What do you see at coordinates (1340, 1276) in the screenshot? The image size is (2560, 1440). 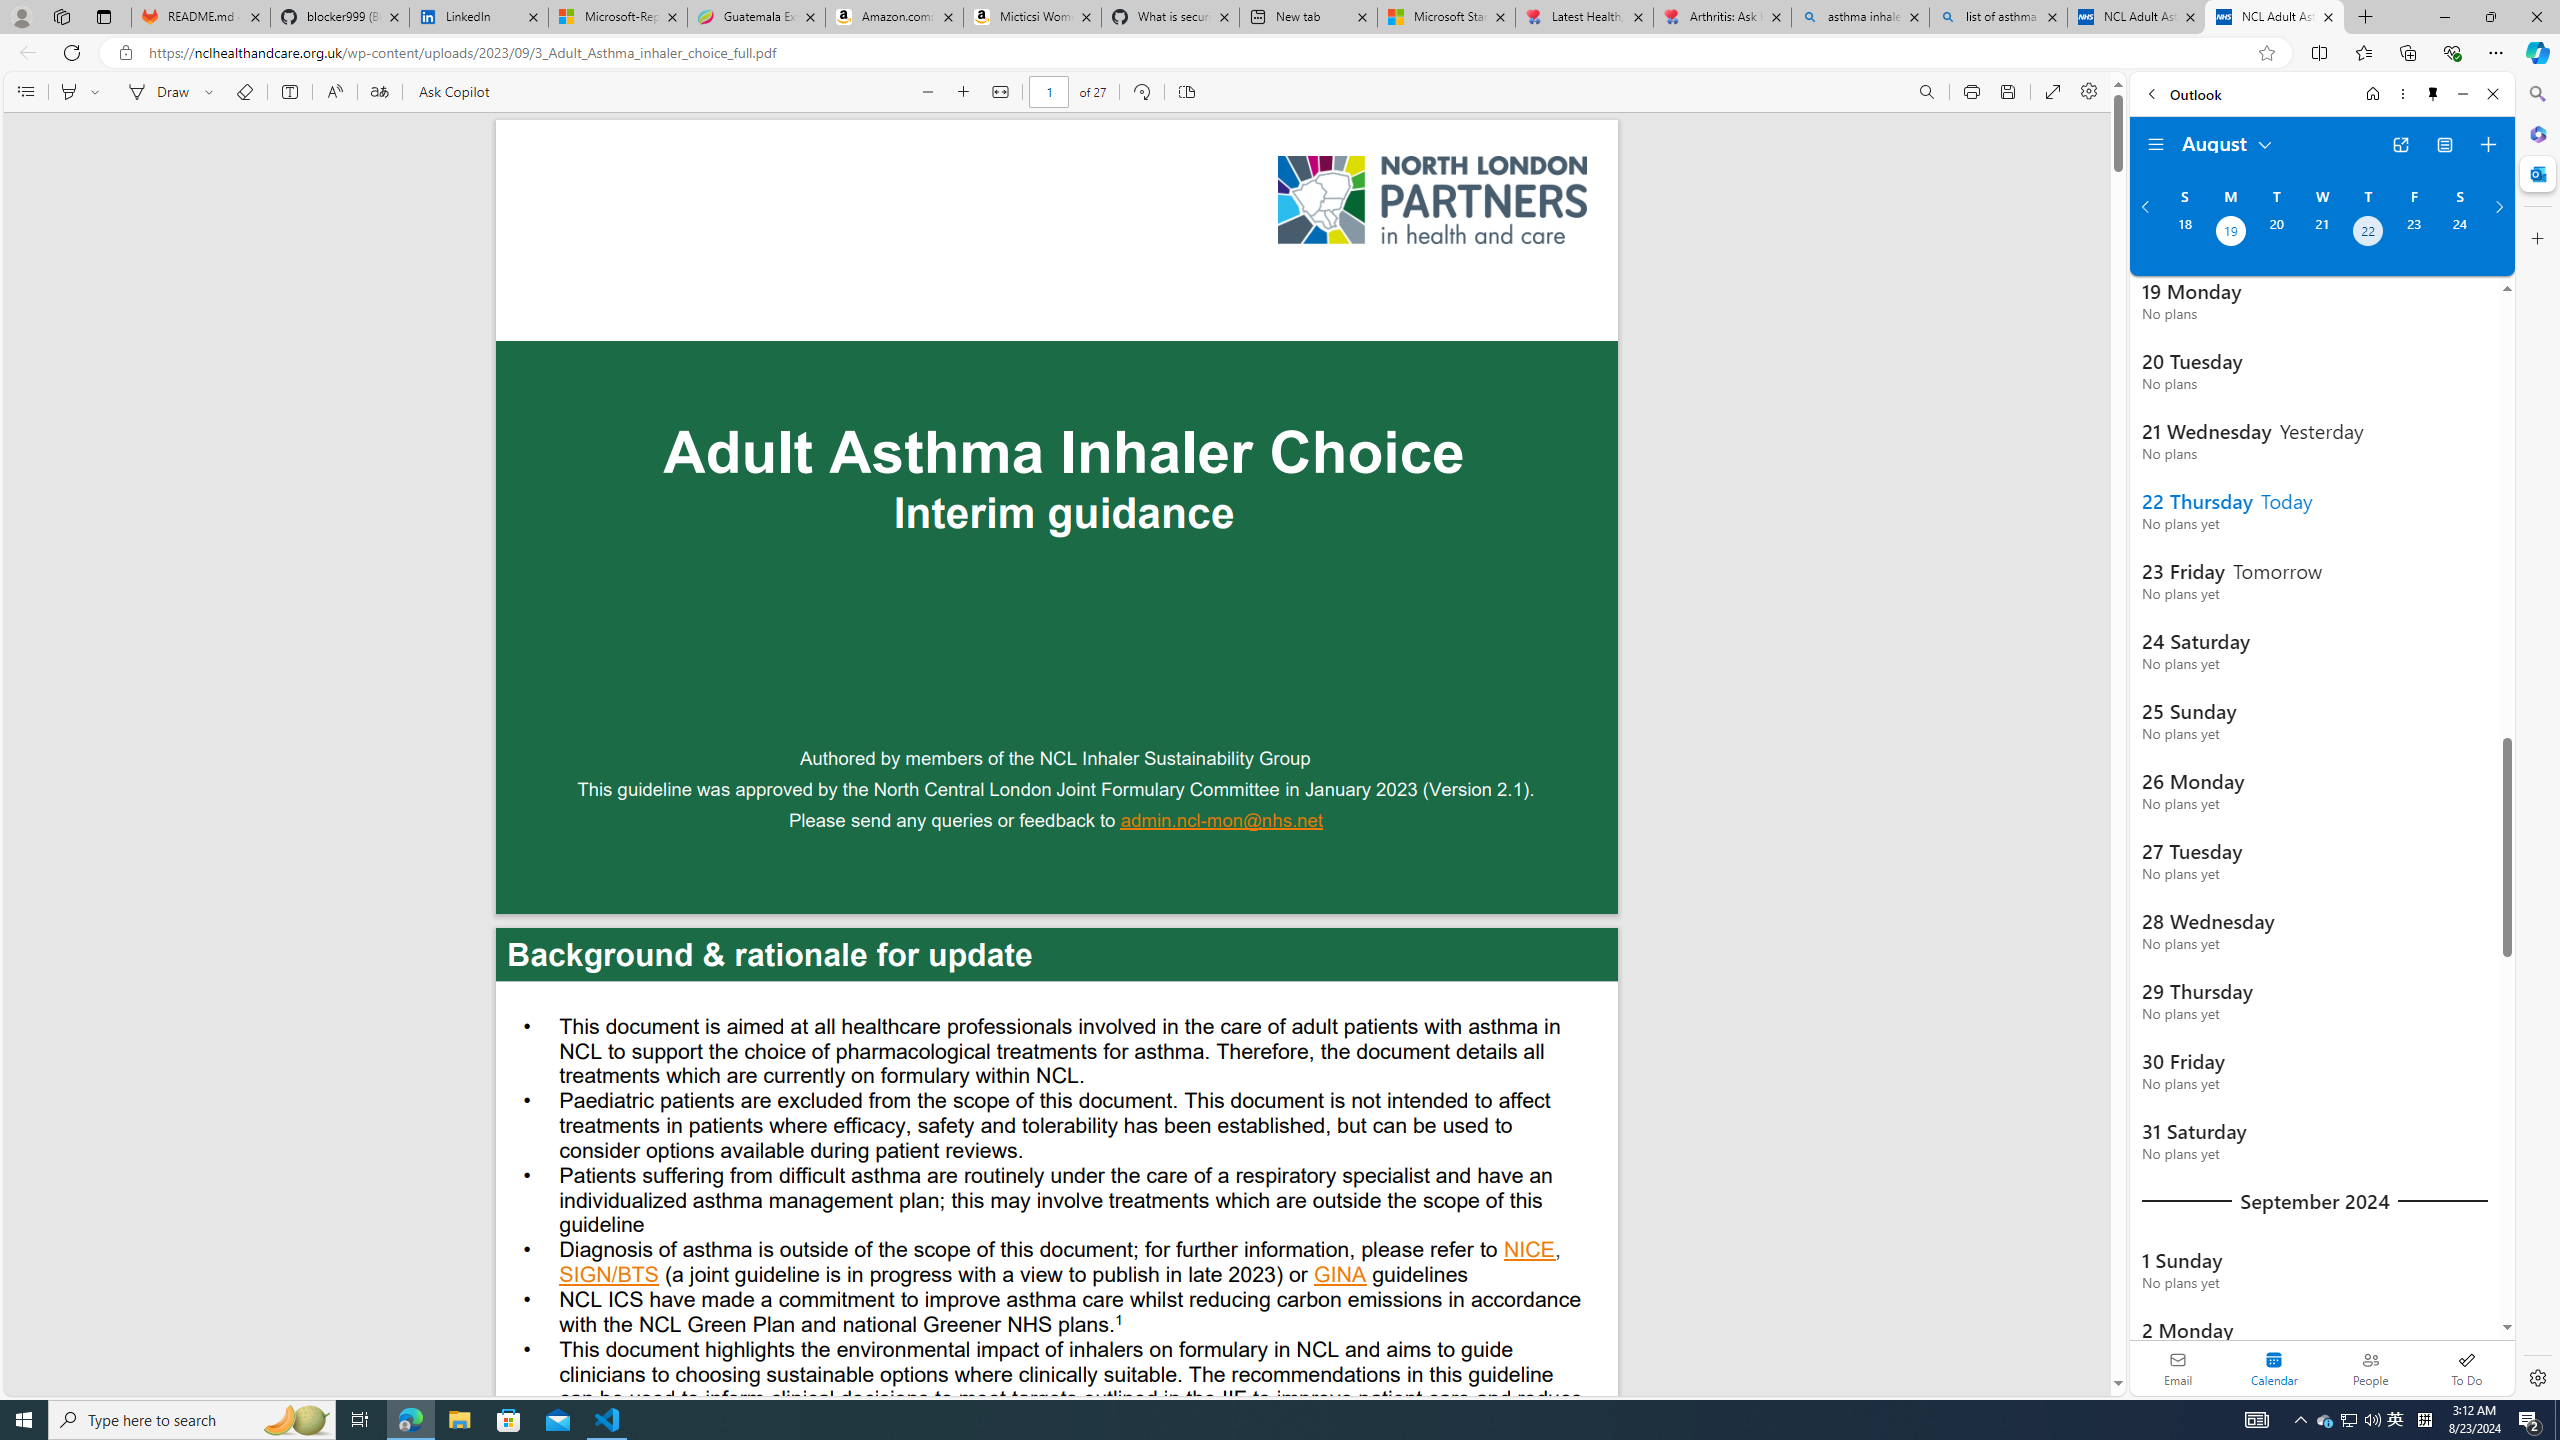 I see `'GINA '` at bounding box center [1340, 1276].